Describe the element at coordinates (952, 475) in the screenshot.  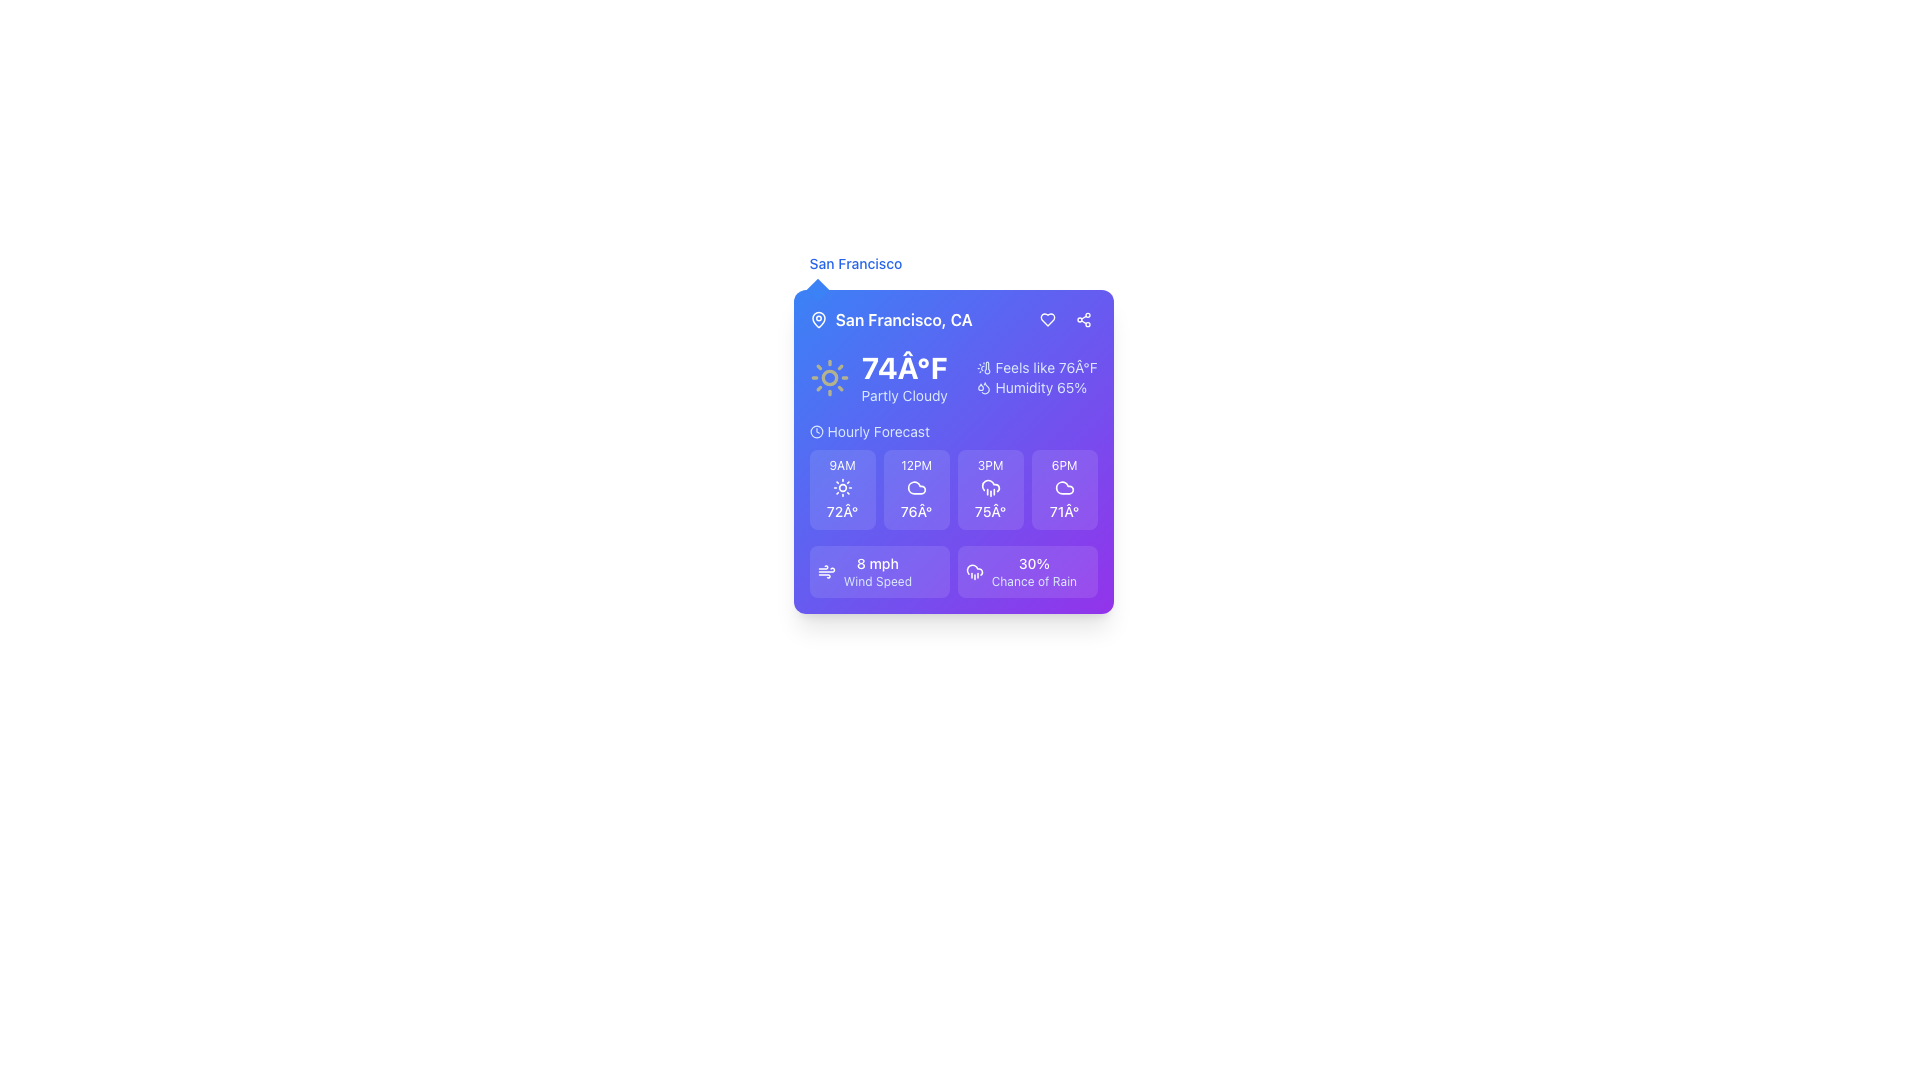
I see `the displayed data for the weather forecast in the central Grid/Panel located below the 'Hourly Forecast' title` at that location.